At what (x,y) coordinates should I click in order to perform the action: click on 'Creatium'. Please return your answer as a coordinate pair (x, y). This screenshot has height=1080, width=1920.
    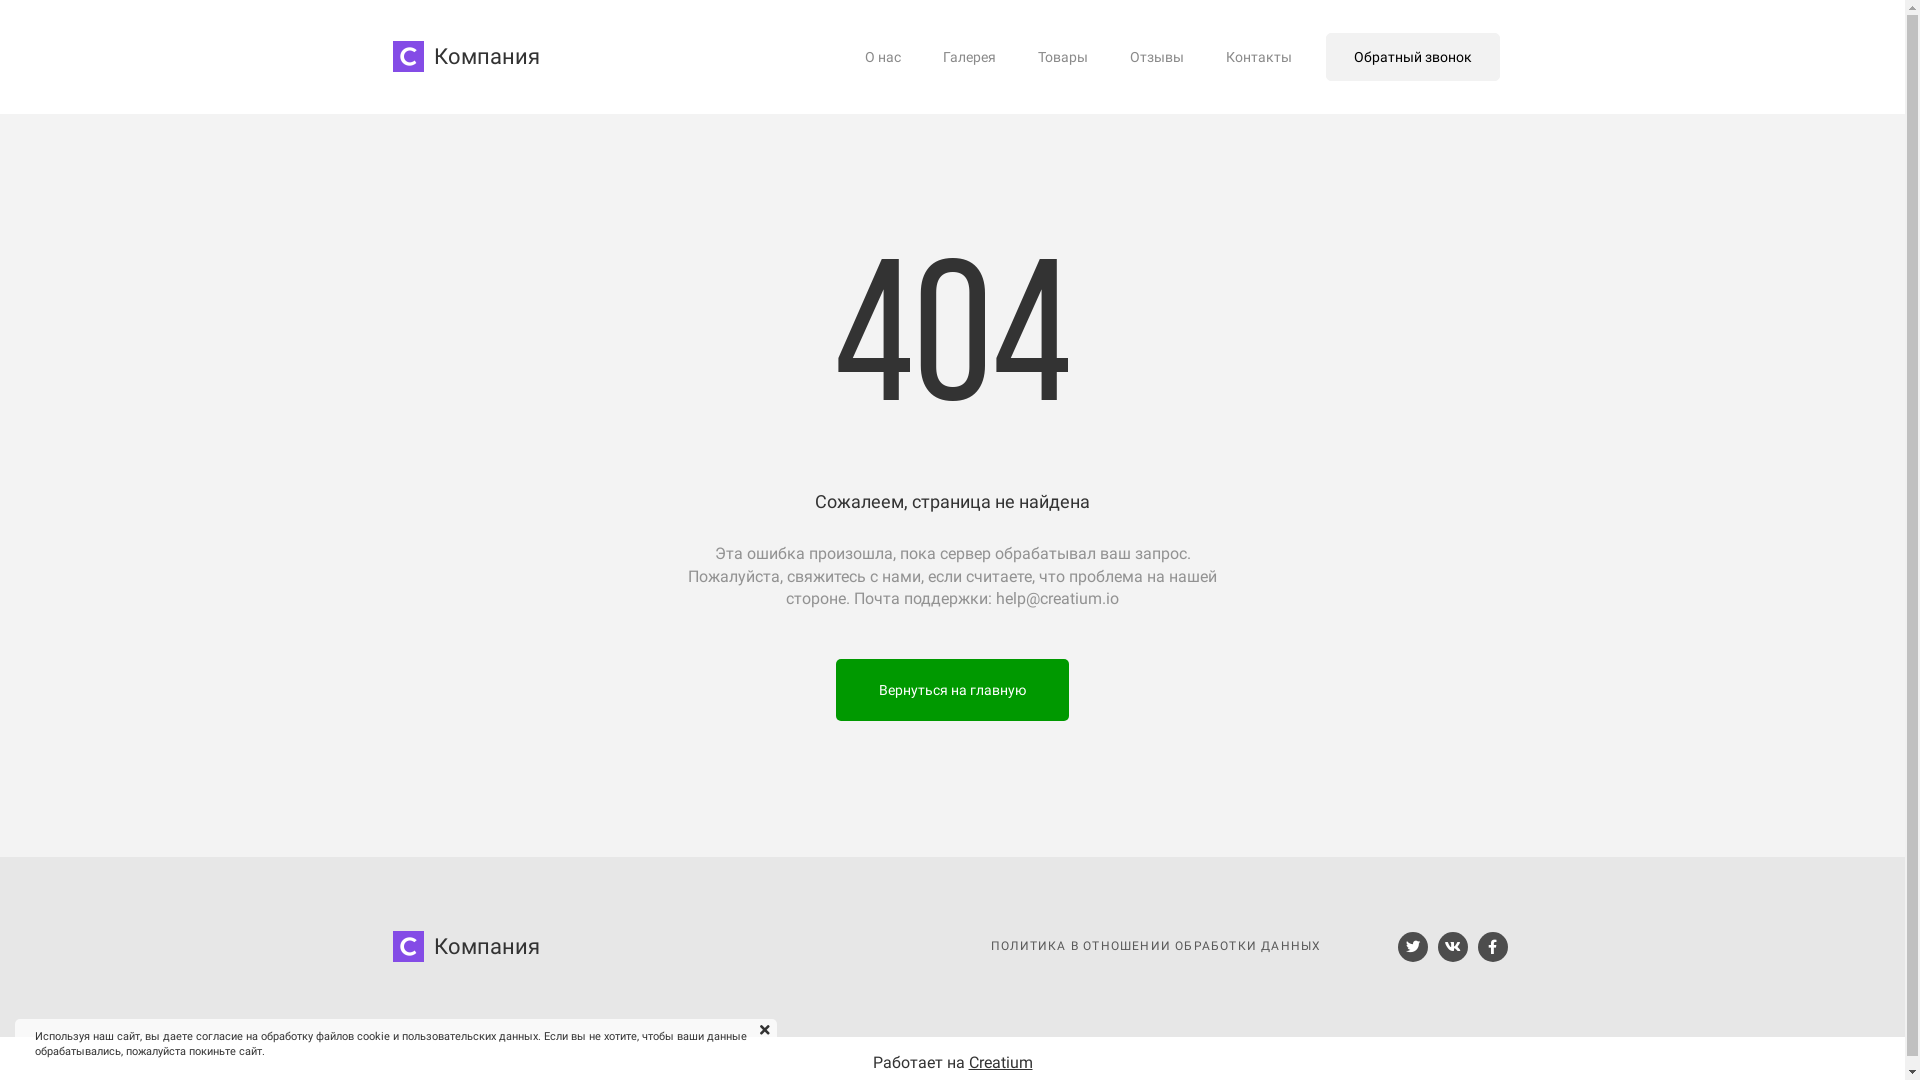
    Looking at the image, I should click on (968, 1060).